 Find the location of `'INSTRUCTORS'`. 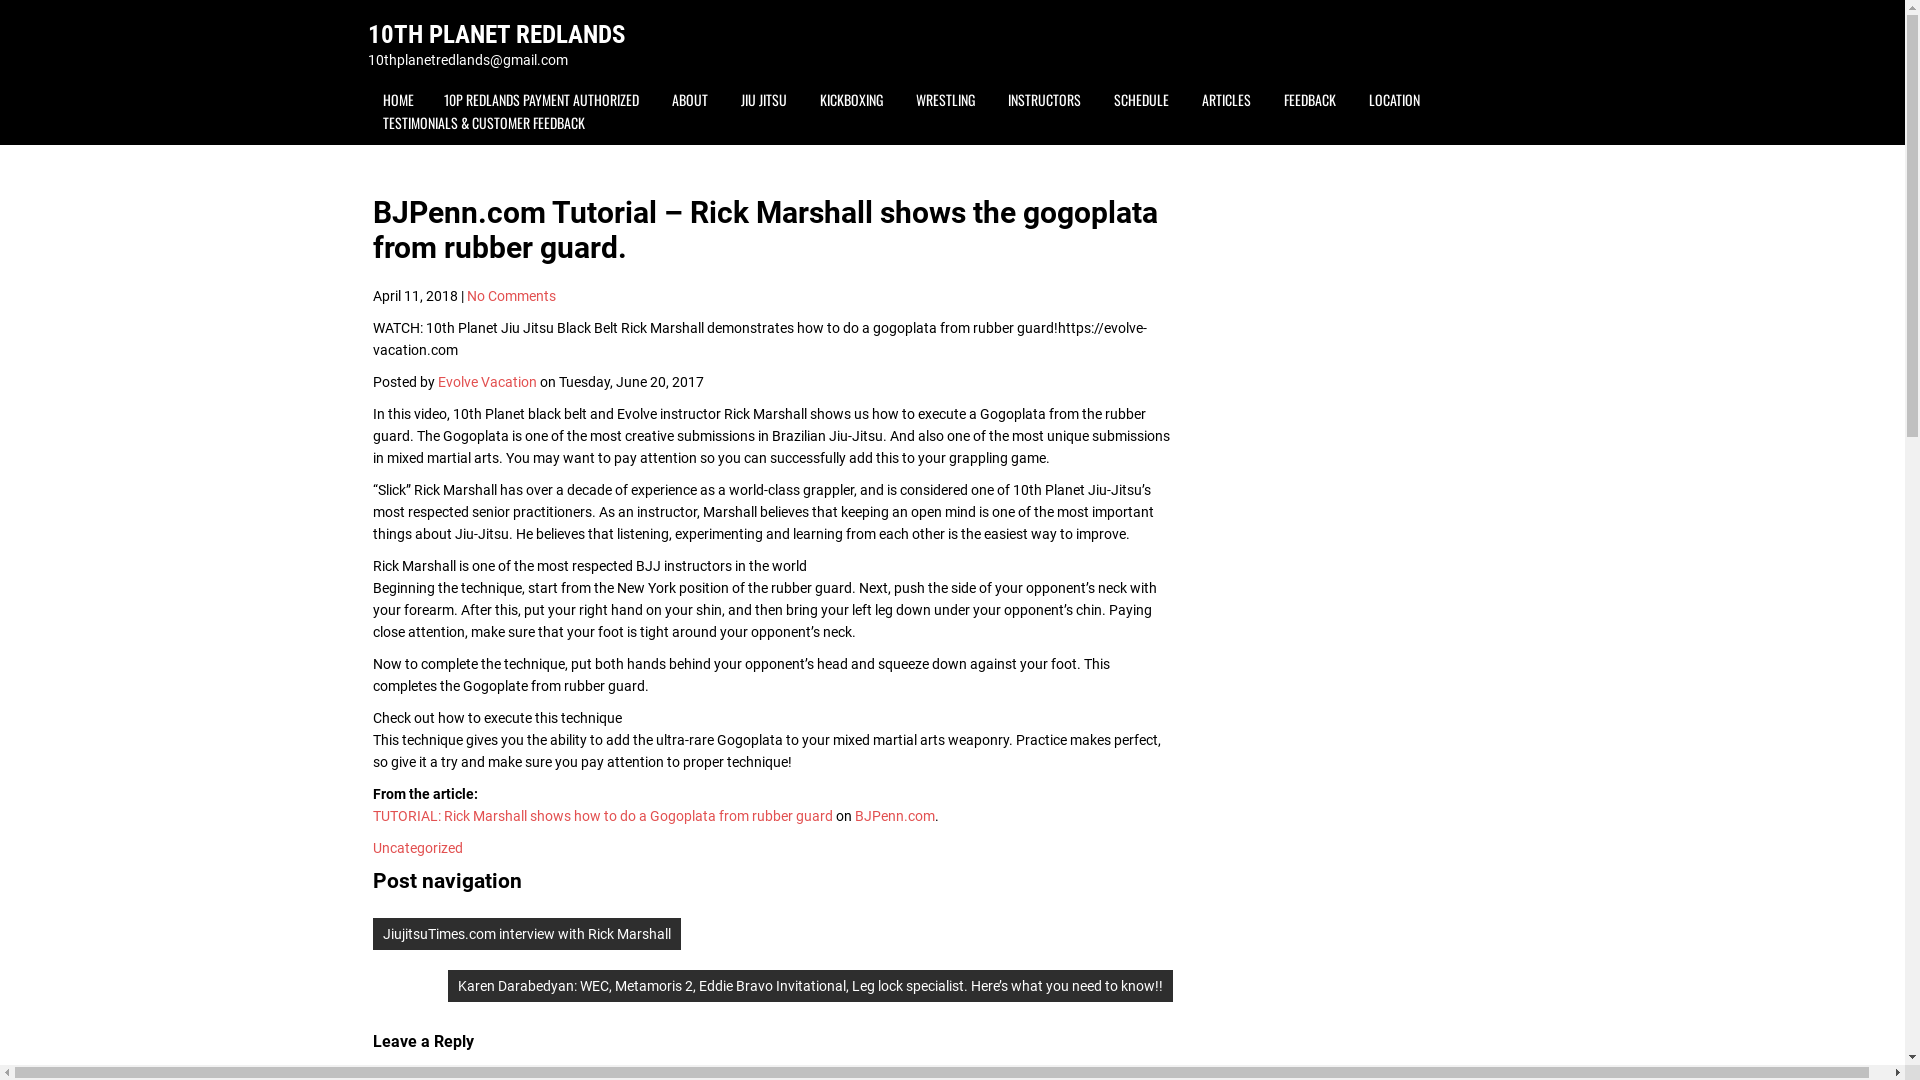

'INSTRUCTORS' is located at coordinates (1042, 99).